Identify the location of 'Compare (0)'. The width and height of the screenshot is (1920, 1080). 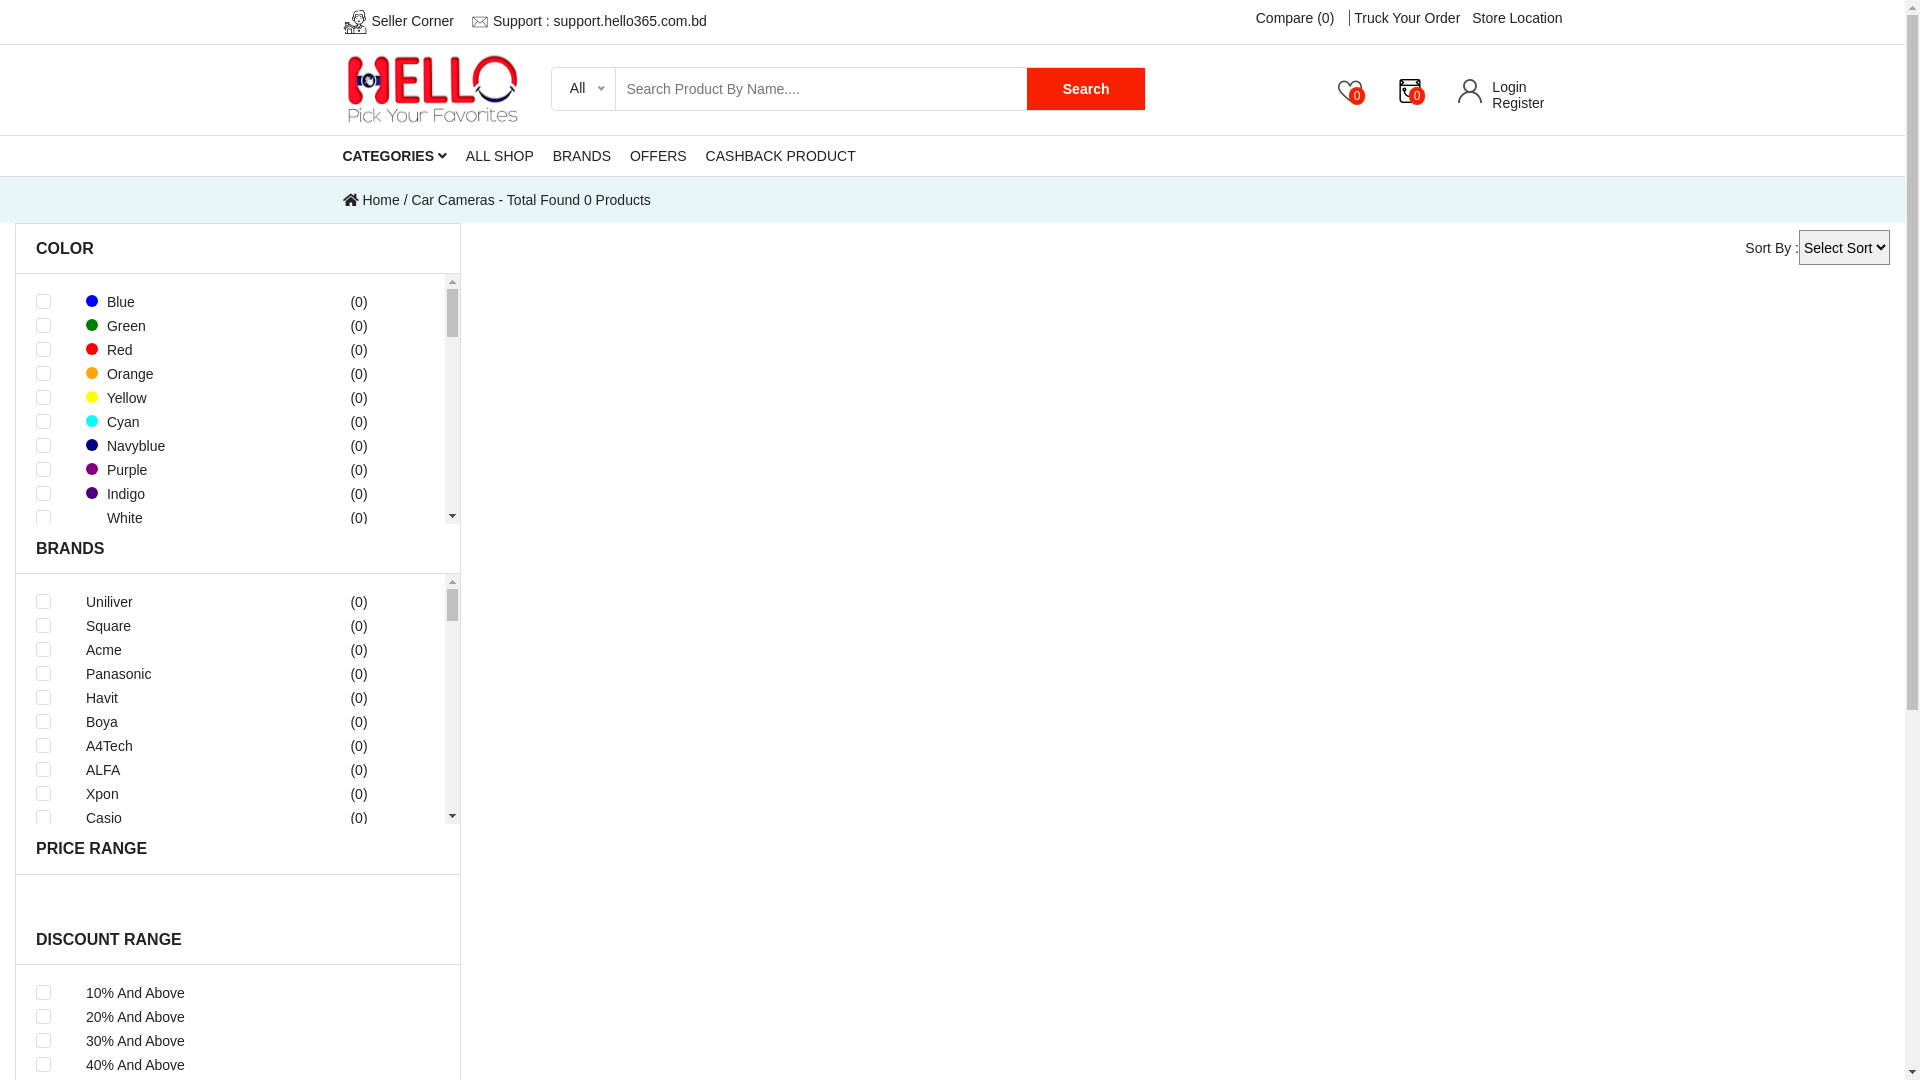
(1295, 18).